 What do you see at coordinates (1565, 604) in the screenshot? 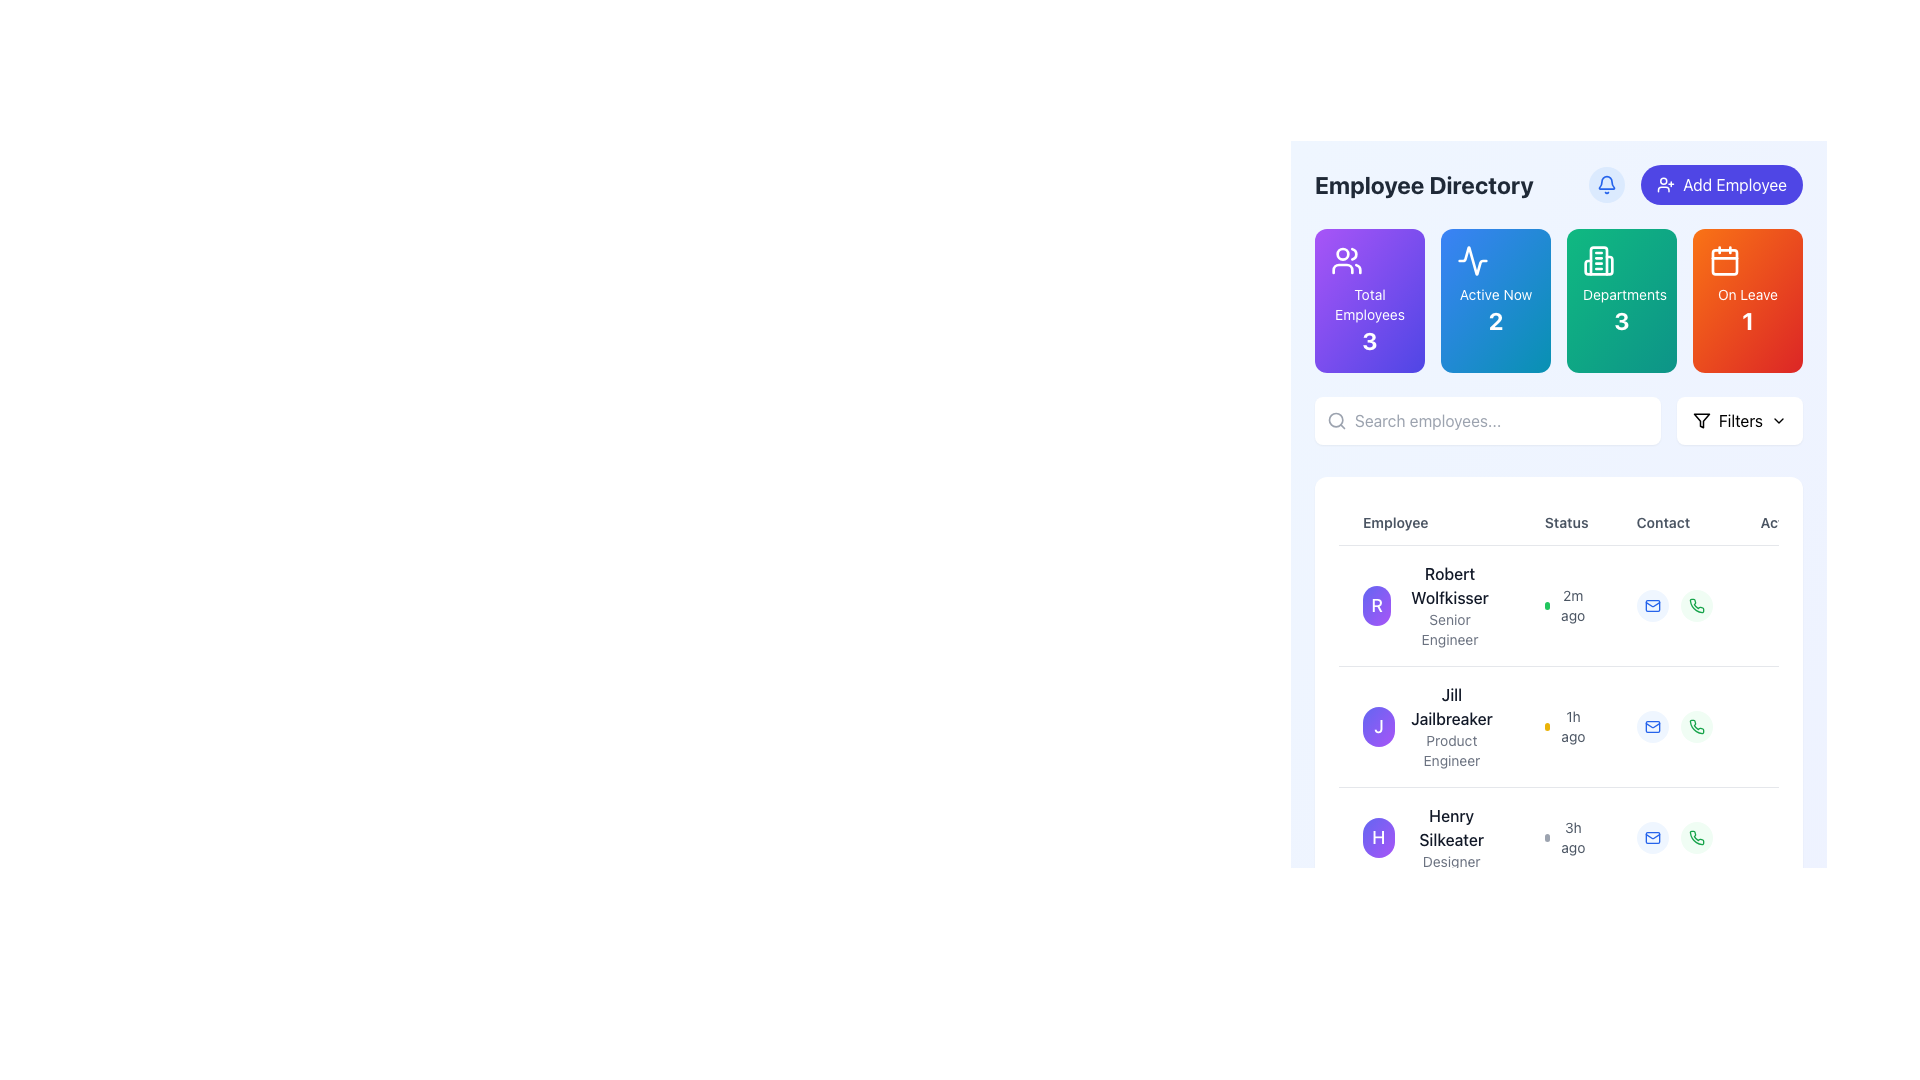
I see `the Status indicator with timestamp showing '2m ago' next to the employee 'Robert Wolfkisser' in the first row of the employee list` at bounding box center [1565, 604].